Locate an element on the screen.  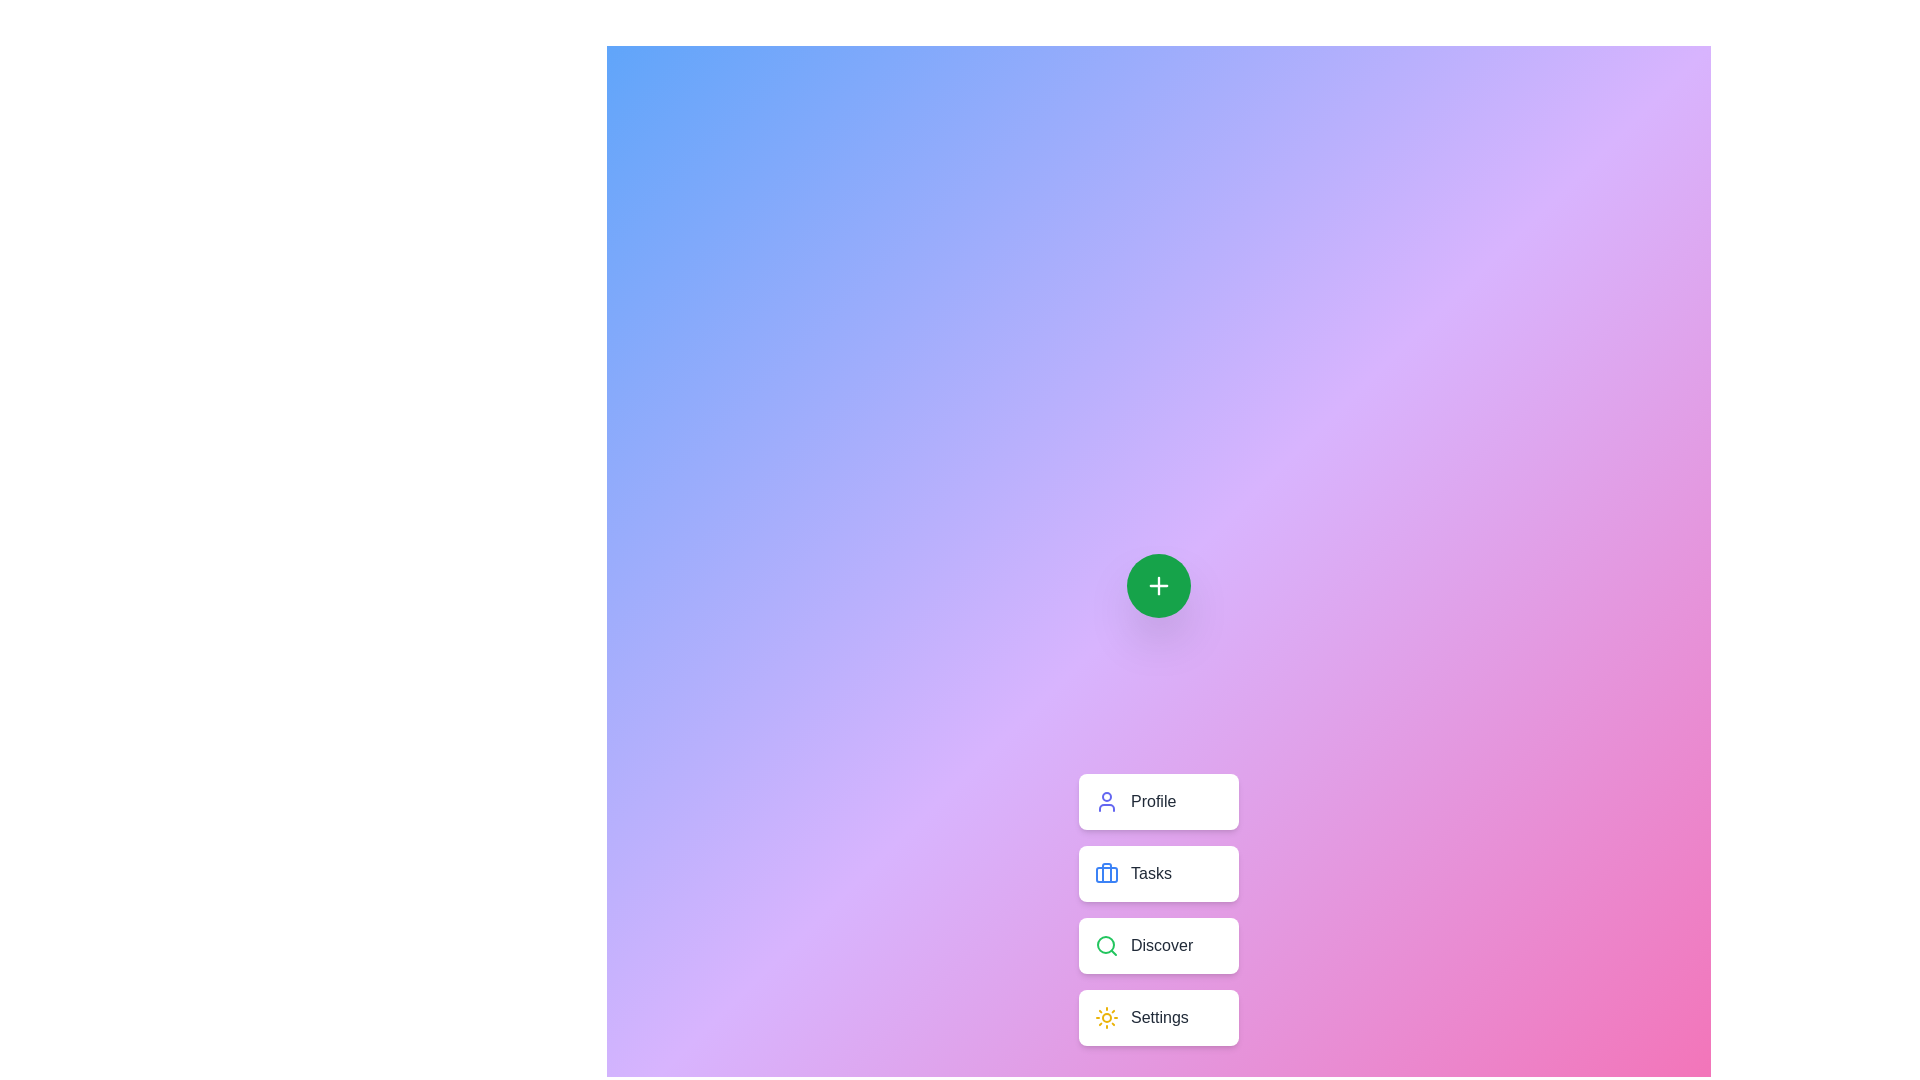
the green circular button to toggle the main menu visibility is located at coordinates (1158, 585).